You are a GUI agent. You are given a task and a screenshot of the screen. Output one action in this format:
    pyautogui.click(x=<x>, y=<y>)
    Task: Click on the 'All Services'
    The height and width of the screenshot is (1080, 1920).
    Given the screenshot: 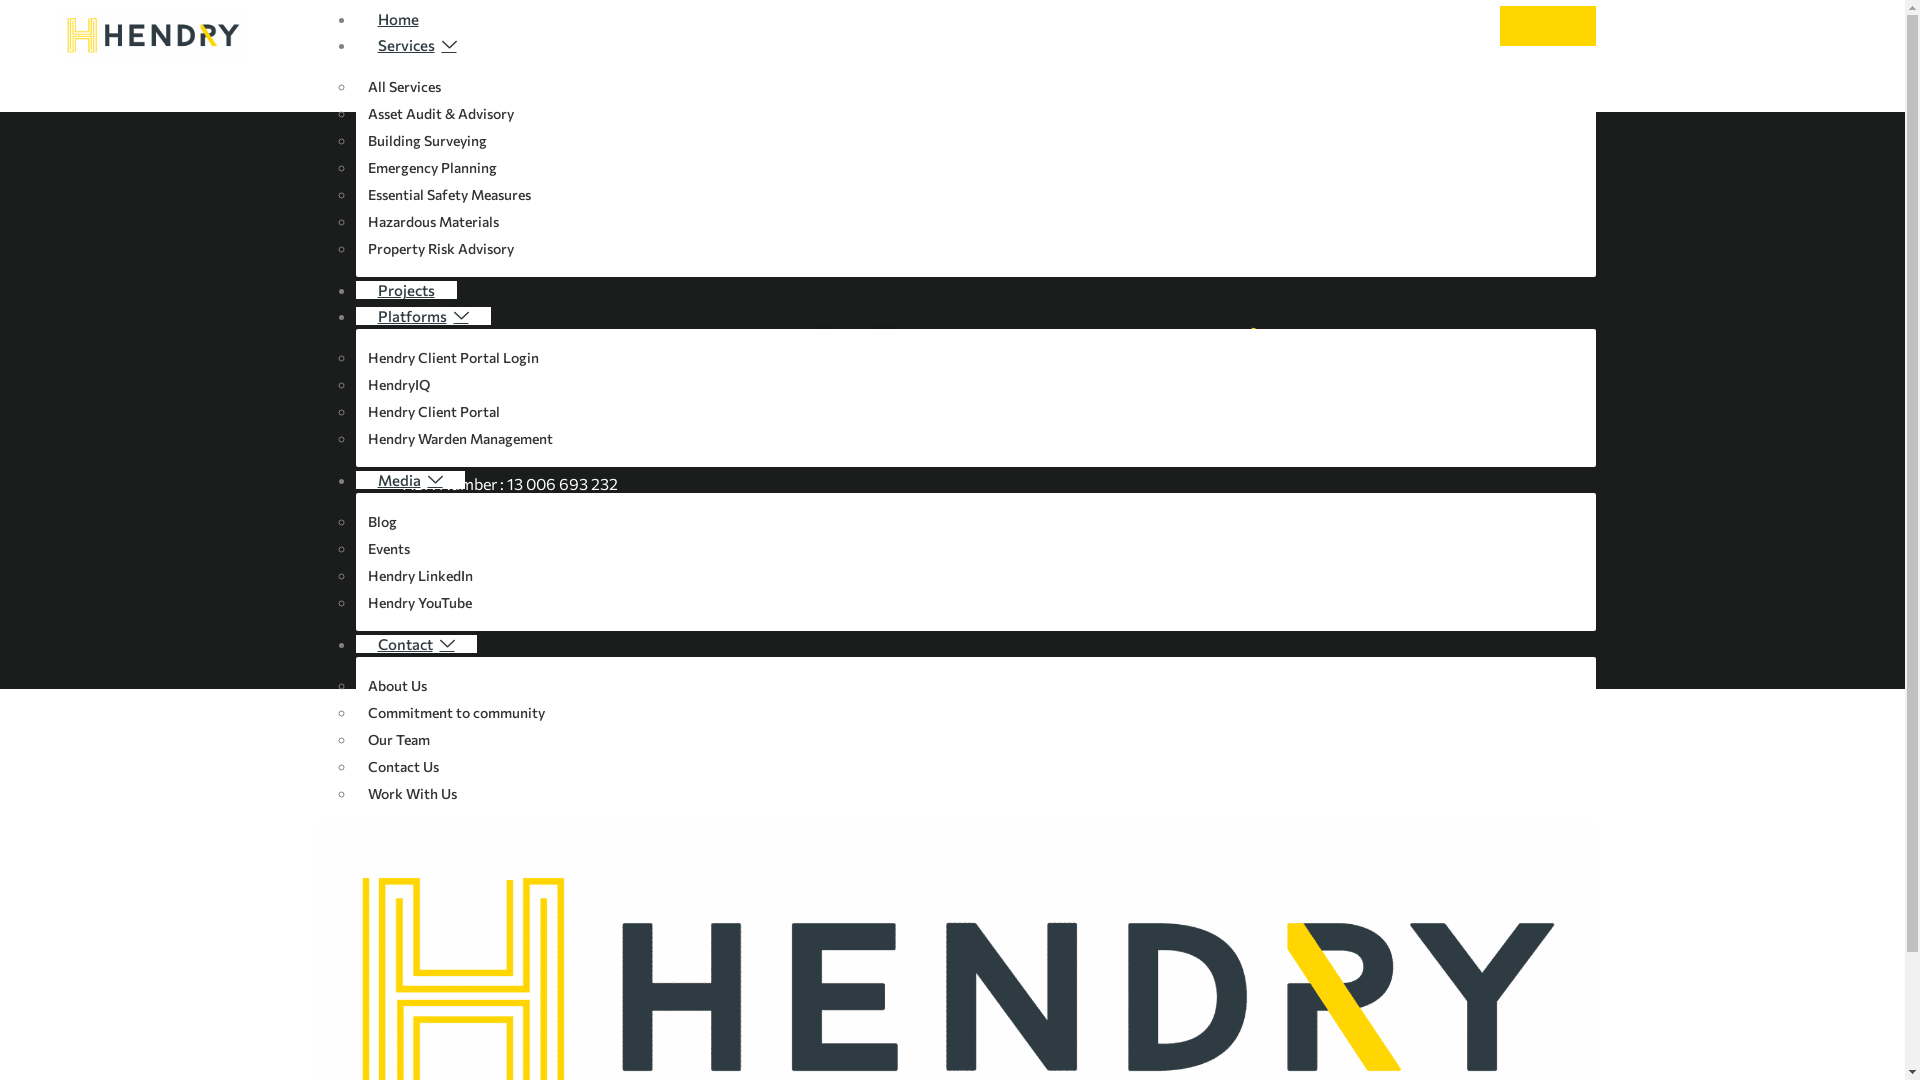 What is the action you would take?
    pyautogui.click(x=402, y=85)
    